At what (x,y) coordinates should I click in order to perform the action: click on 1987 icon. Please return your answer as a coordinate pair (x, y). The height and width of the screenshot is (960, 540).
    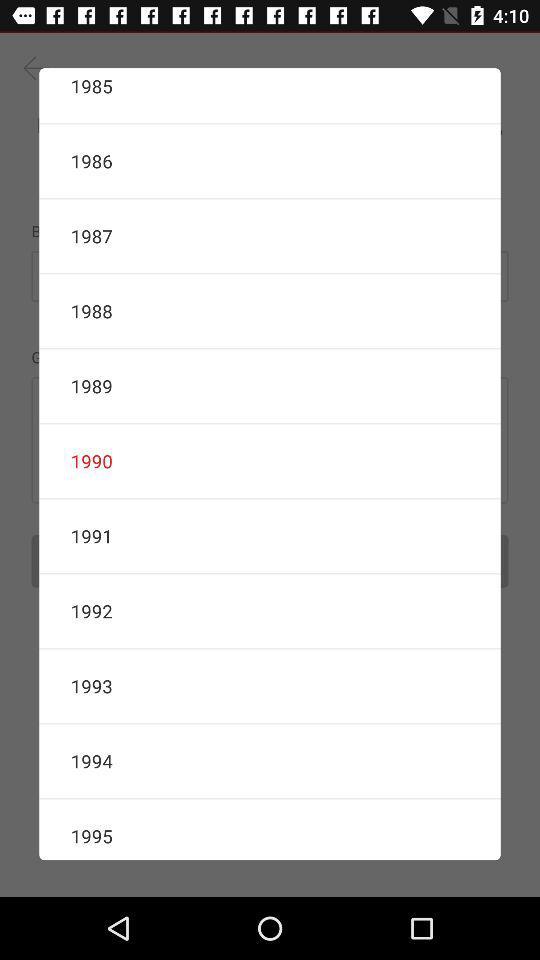
    Looking at the image, I should click on (270, 236).